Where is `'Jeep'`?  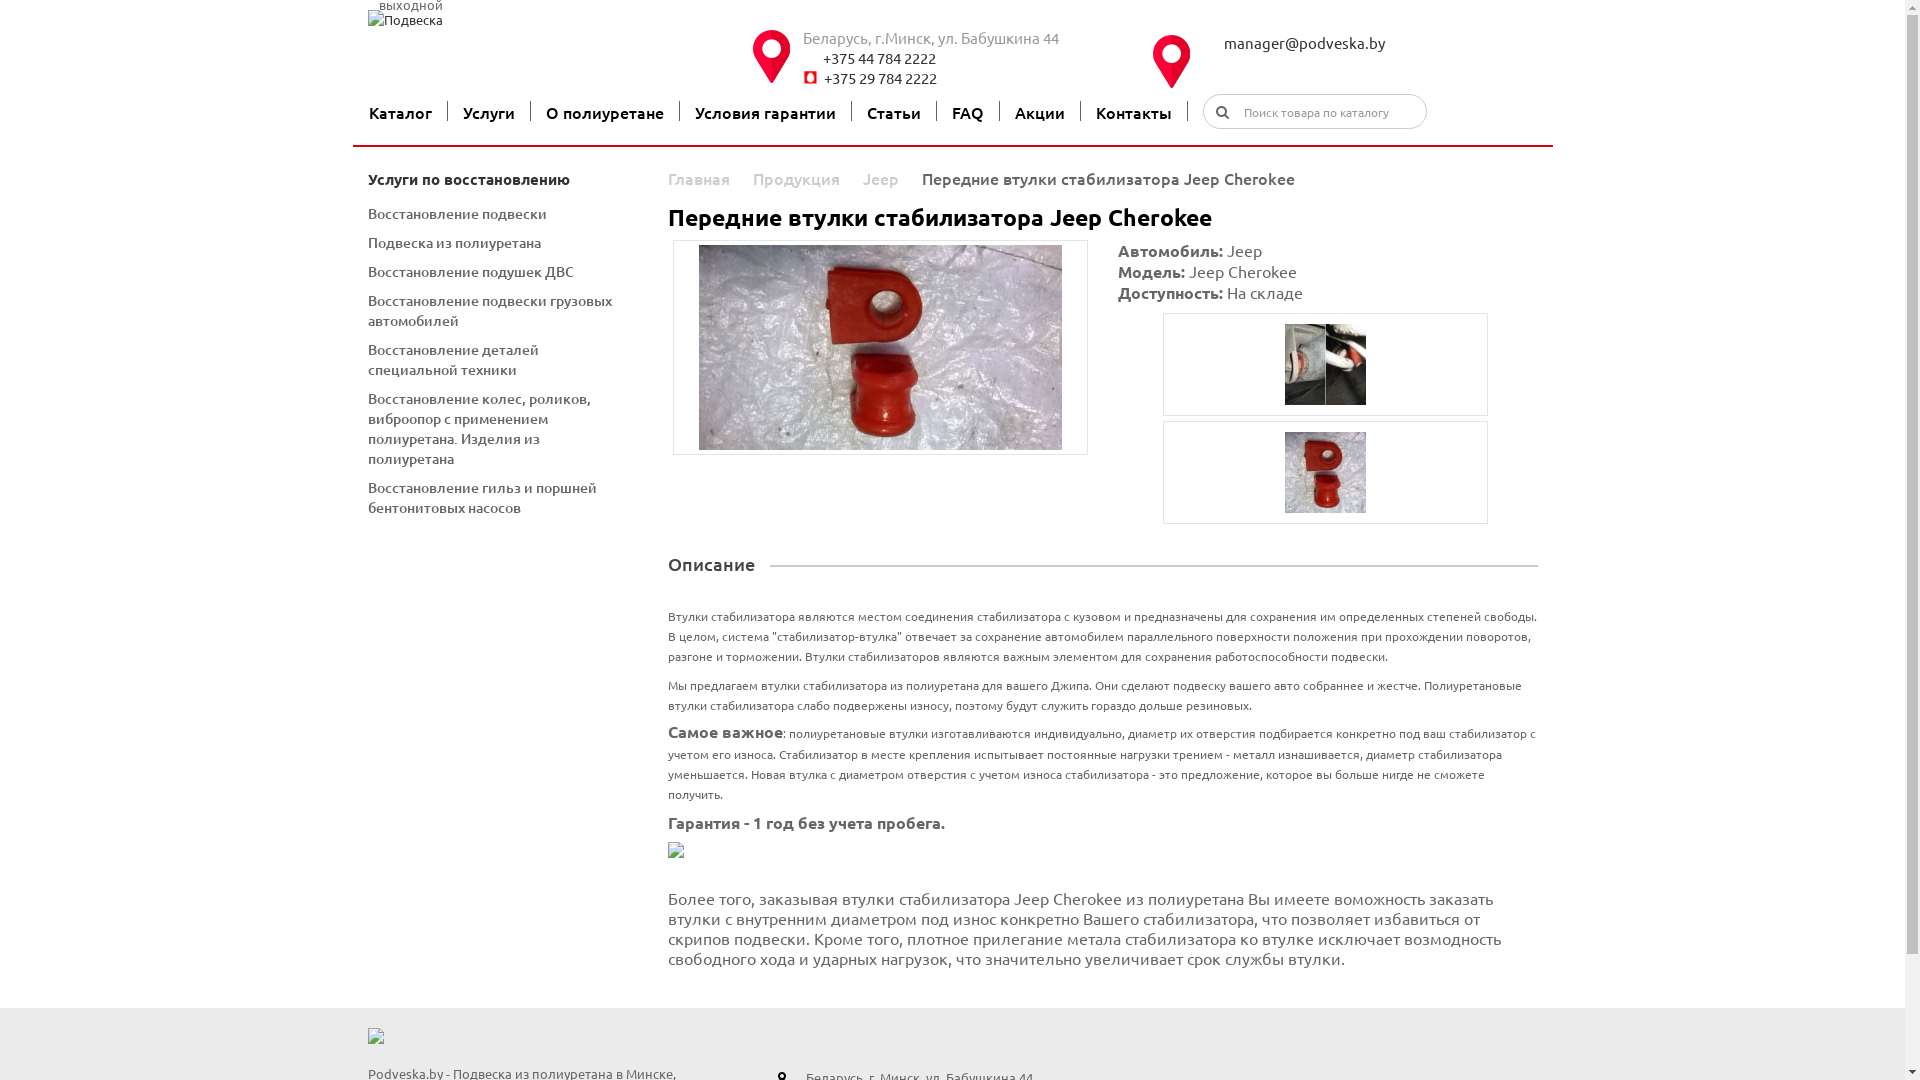
'Jeep' is located at coordinates (879, 176).